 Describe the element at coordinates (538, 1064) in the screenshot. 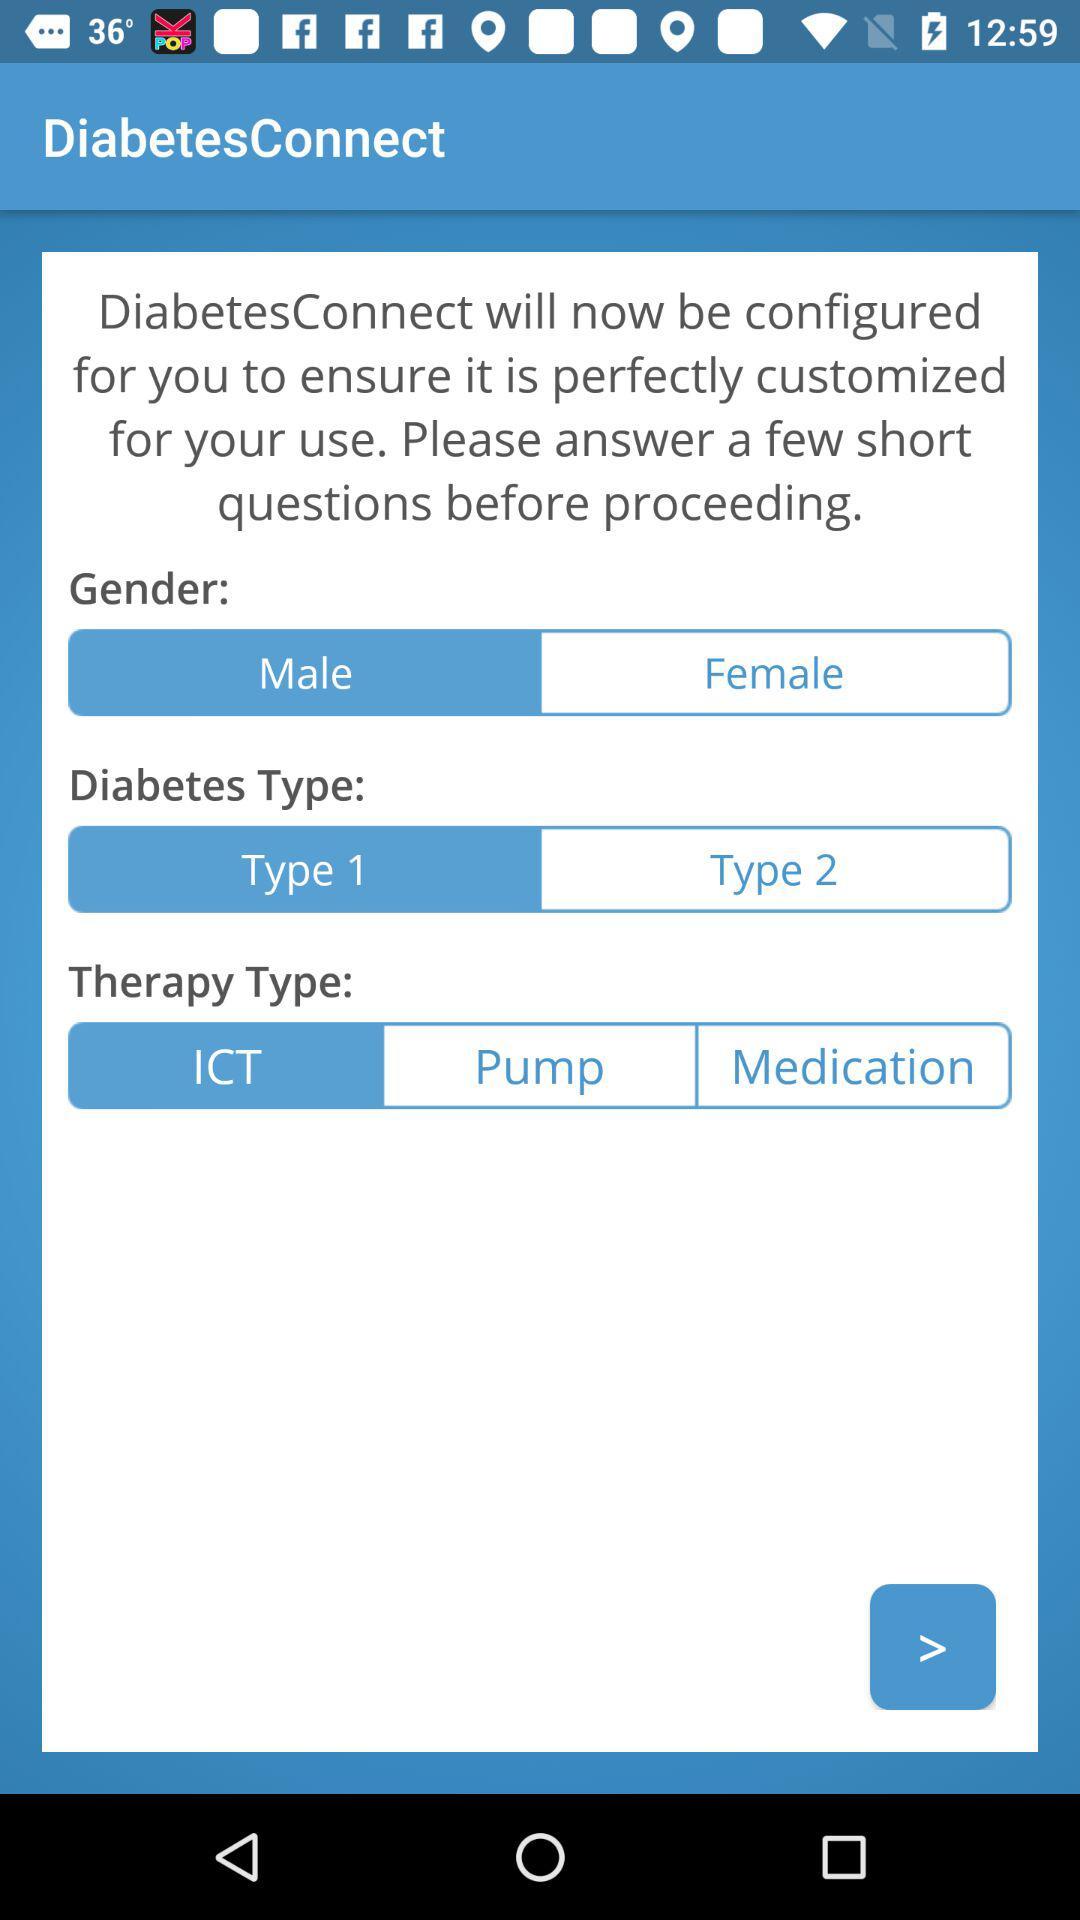

I see `the icon next to medication icon` at that location.